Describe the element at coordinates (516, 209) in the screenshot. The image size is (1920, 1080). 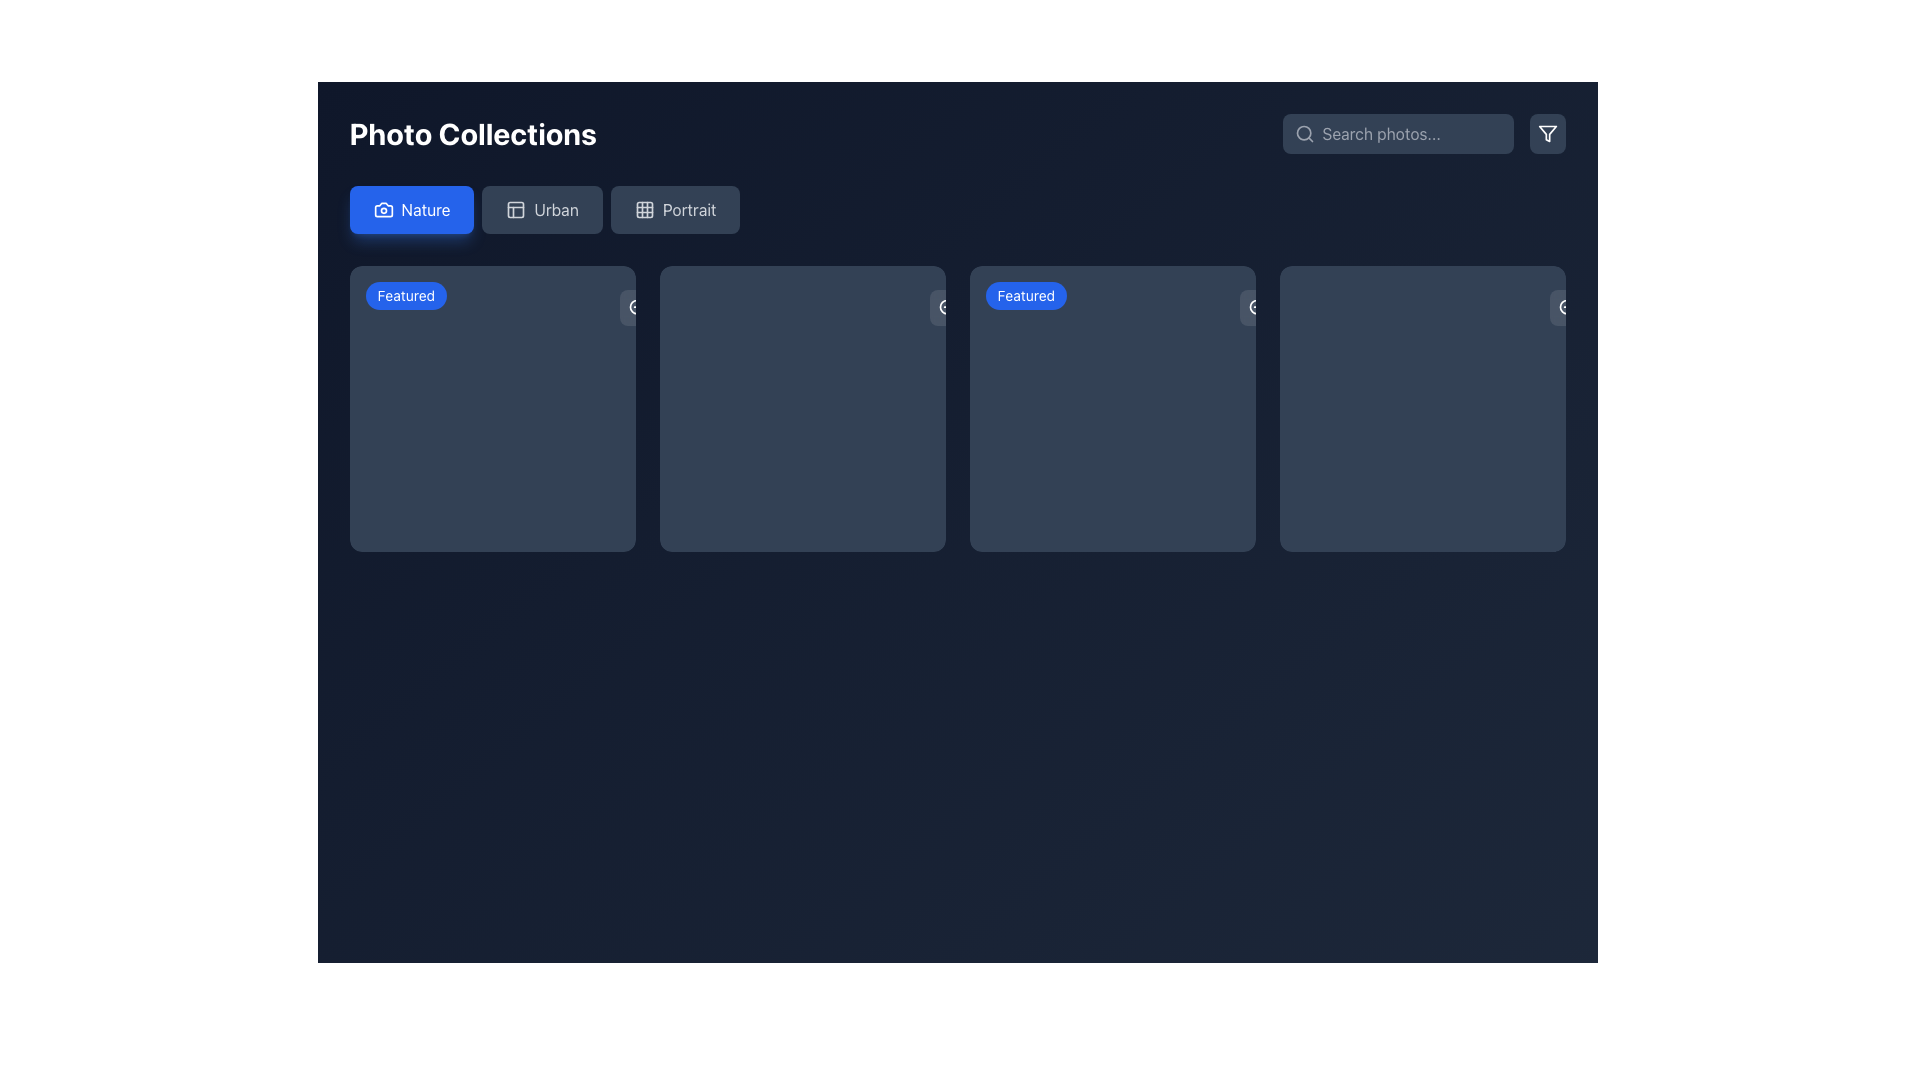
I see `the top-left panel layout icon, which is a square with rounded corners and two intersecting lines, located to the left of the 'Urban' text label in the collection type buttons` at that location.